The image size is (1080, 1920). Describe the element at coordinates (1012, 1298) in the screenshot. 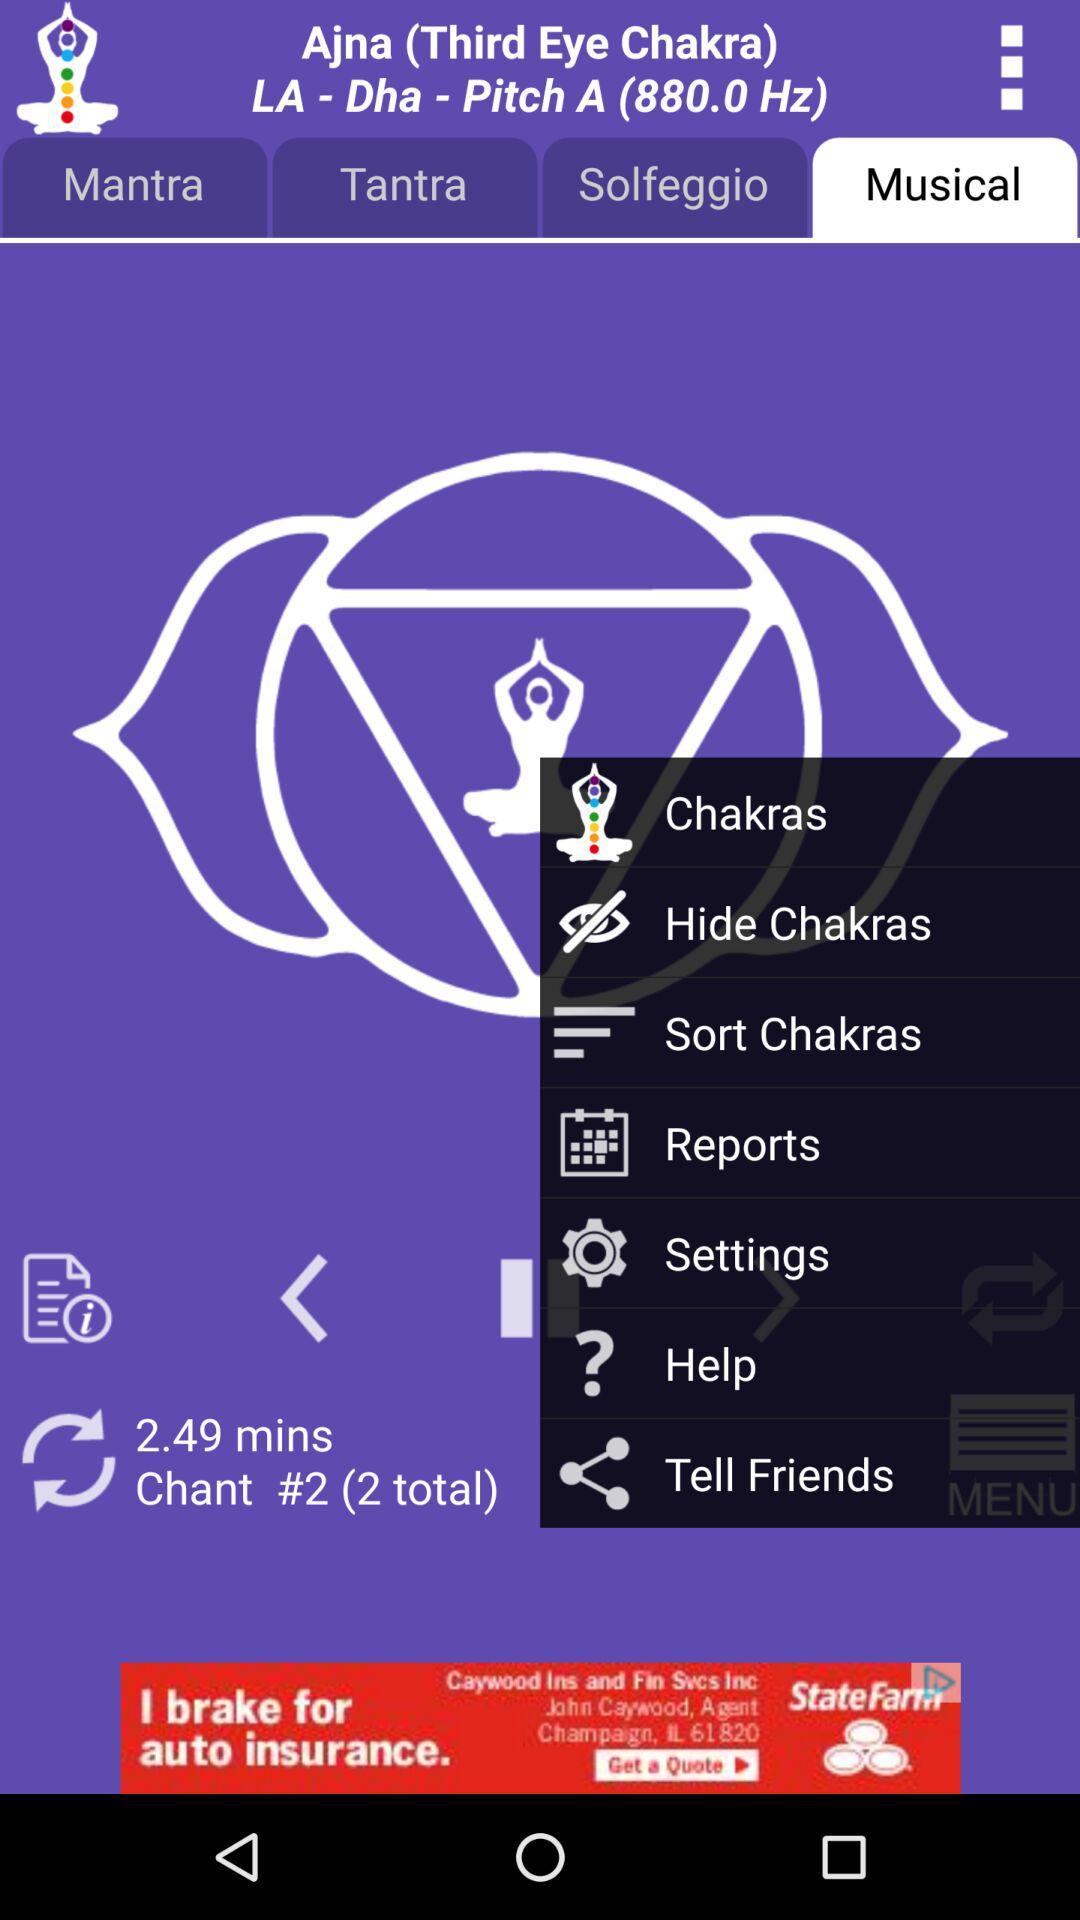

I see `setting button` at that location.